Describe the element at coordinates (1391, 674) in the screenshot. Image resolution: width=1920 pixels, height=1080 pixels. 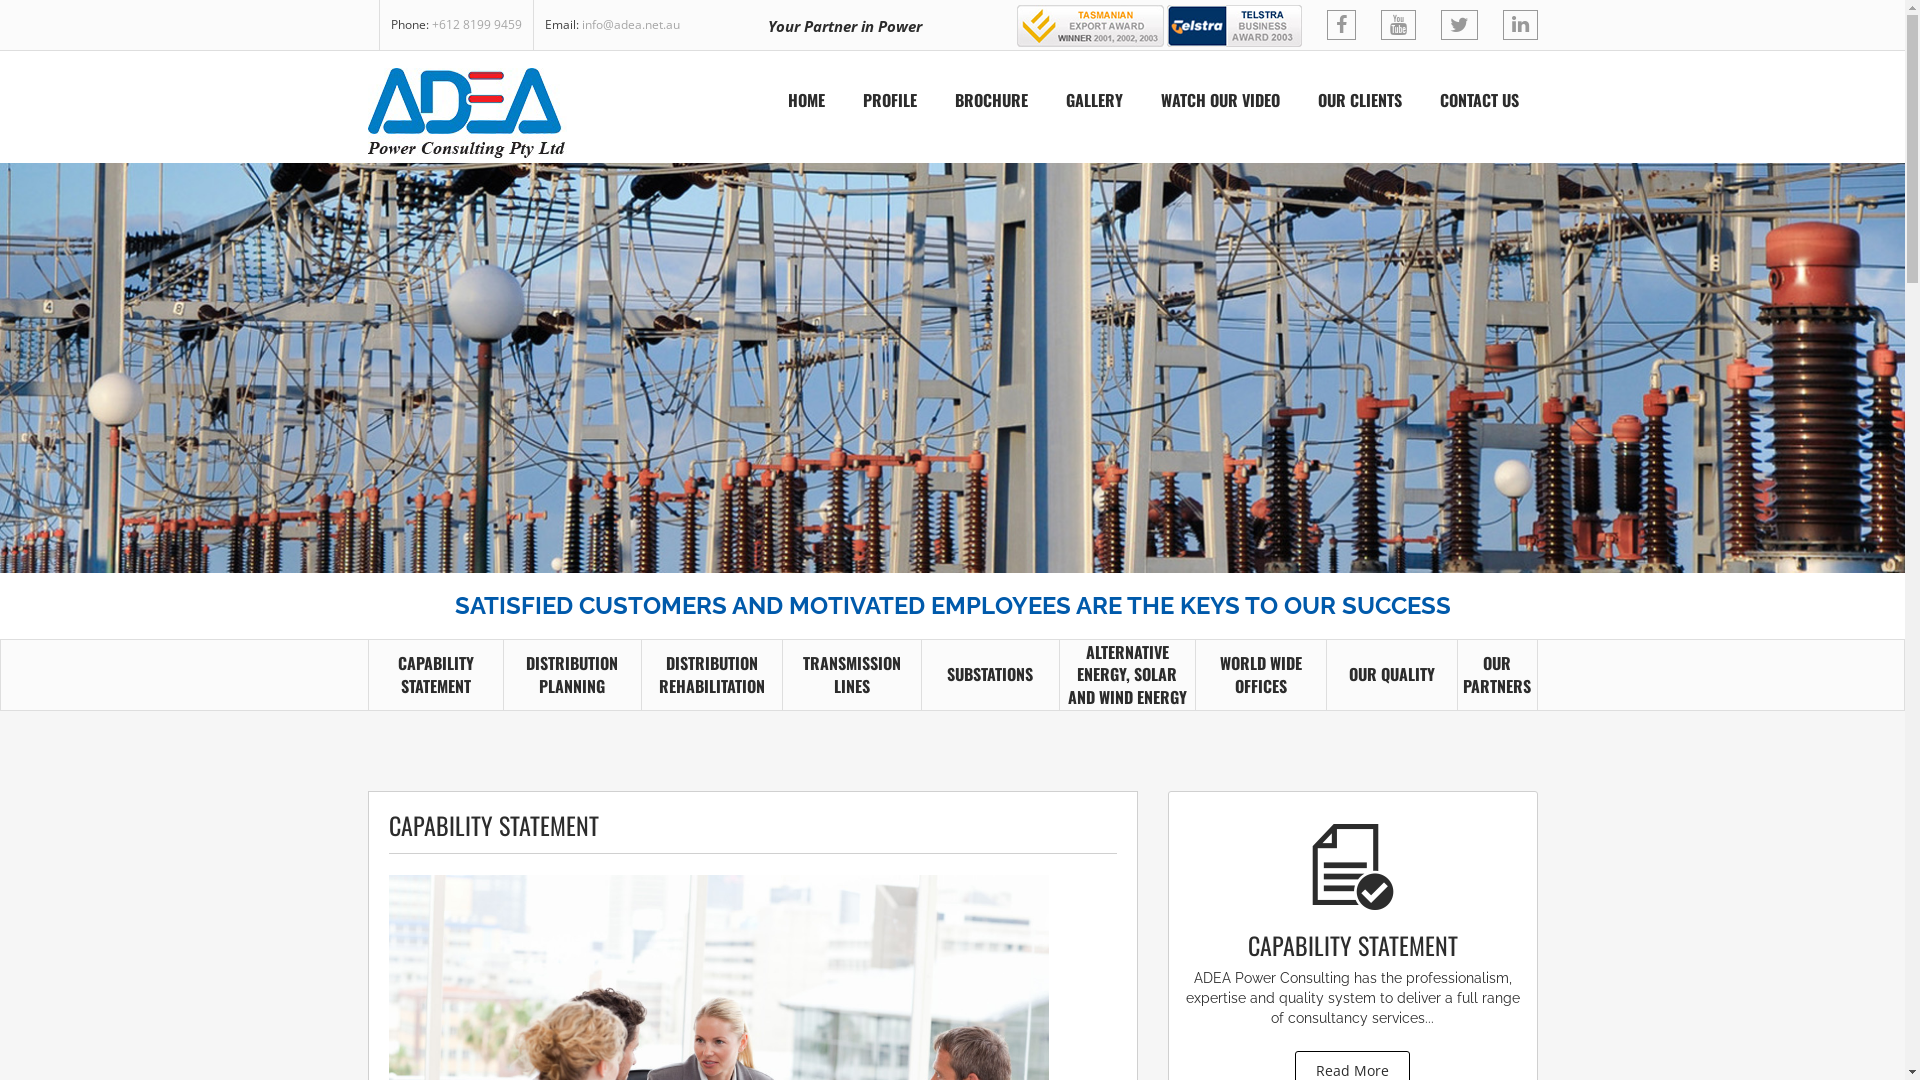
I see `'OUR QUALITY'` at that location.